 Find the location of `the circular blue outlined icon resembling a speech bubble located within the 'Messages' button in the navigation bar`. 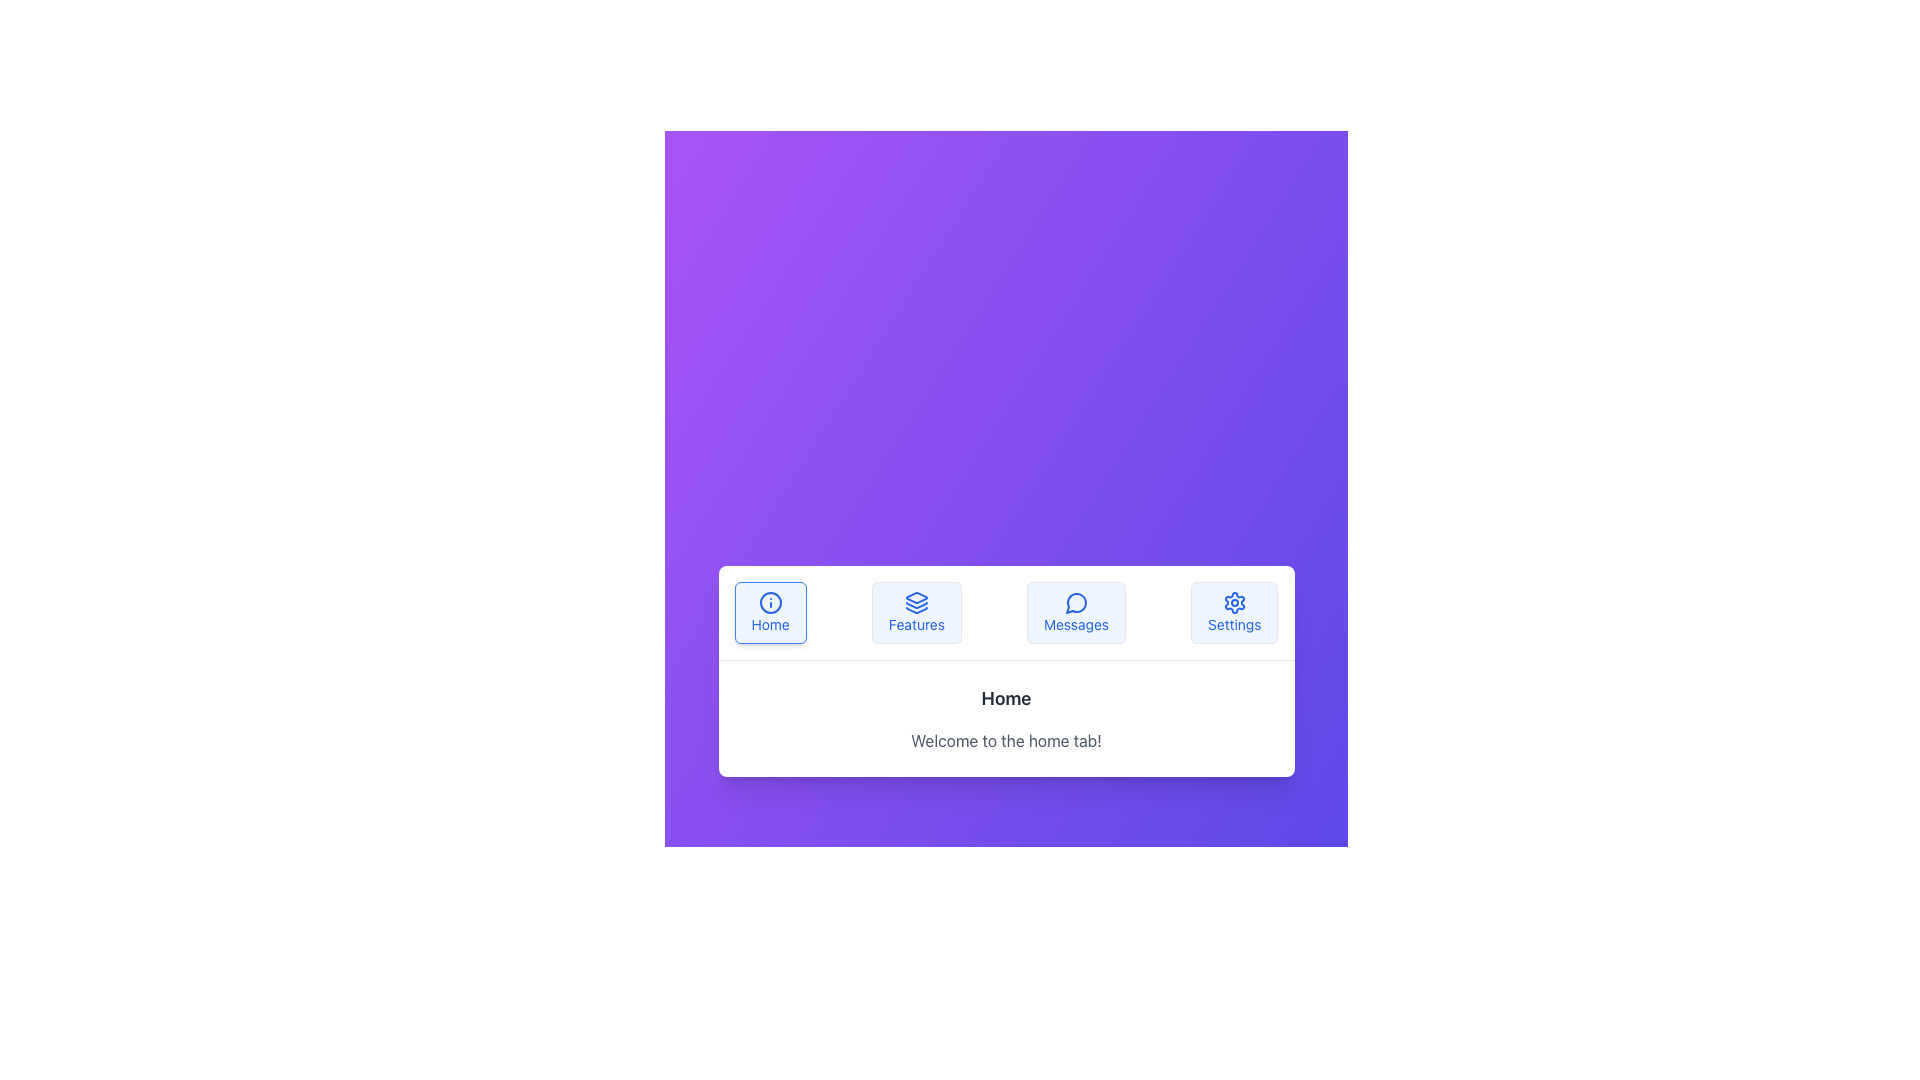

the circular blue outlined icon resembling a speech bubble located within the 'Messages' button in the navigation bar is located at coordinates (1075, 601).